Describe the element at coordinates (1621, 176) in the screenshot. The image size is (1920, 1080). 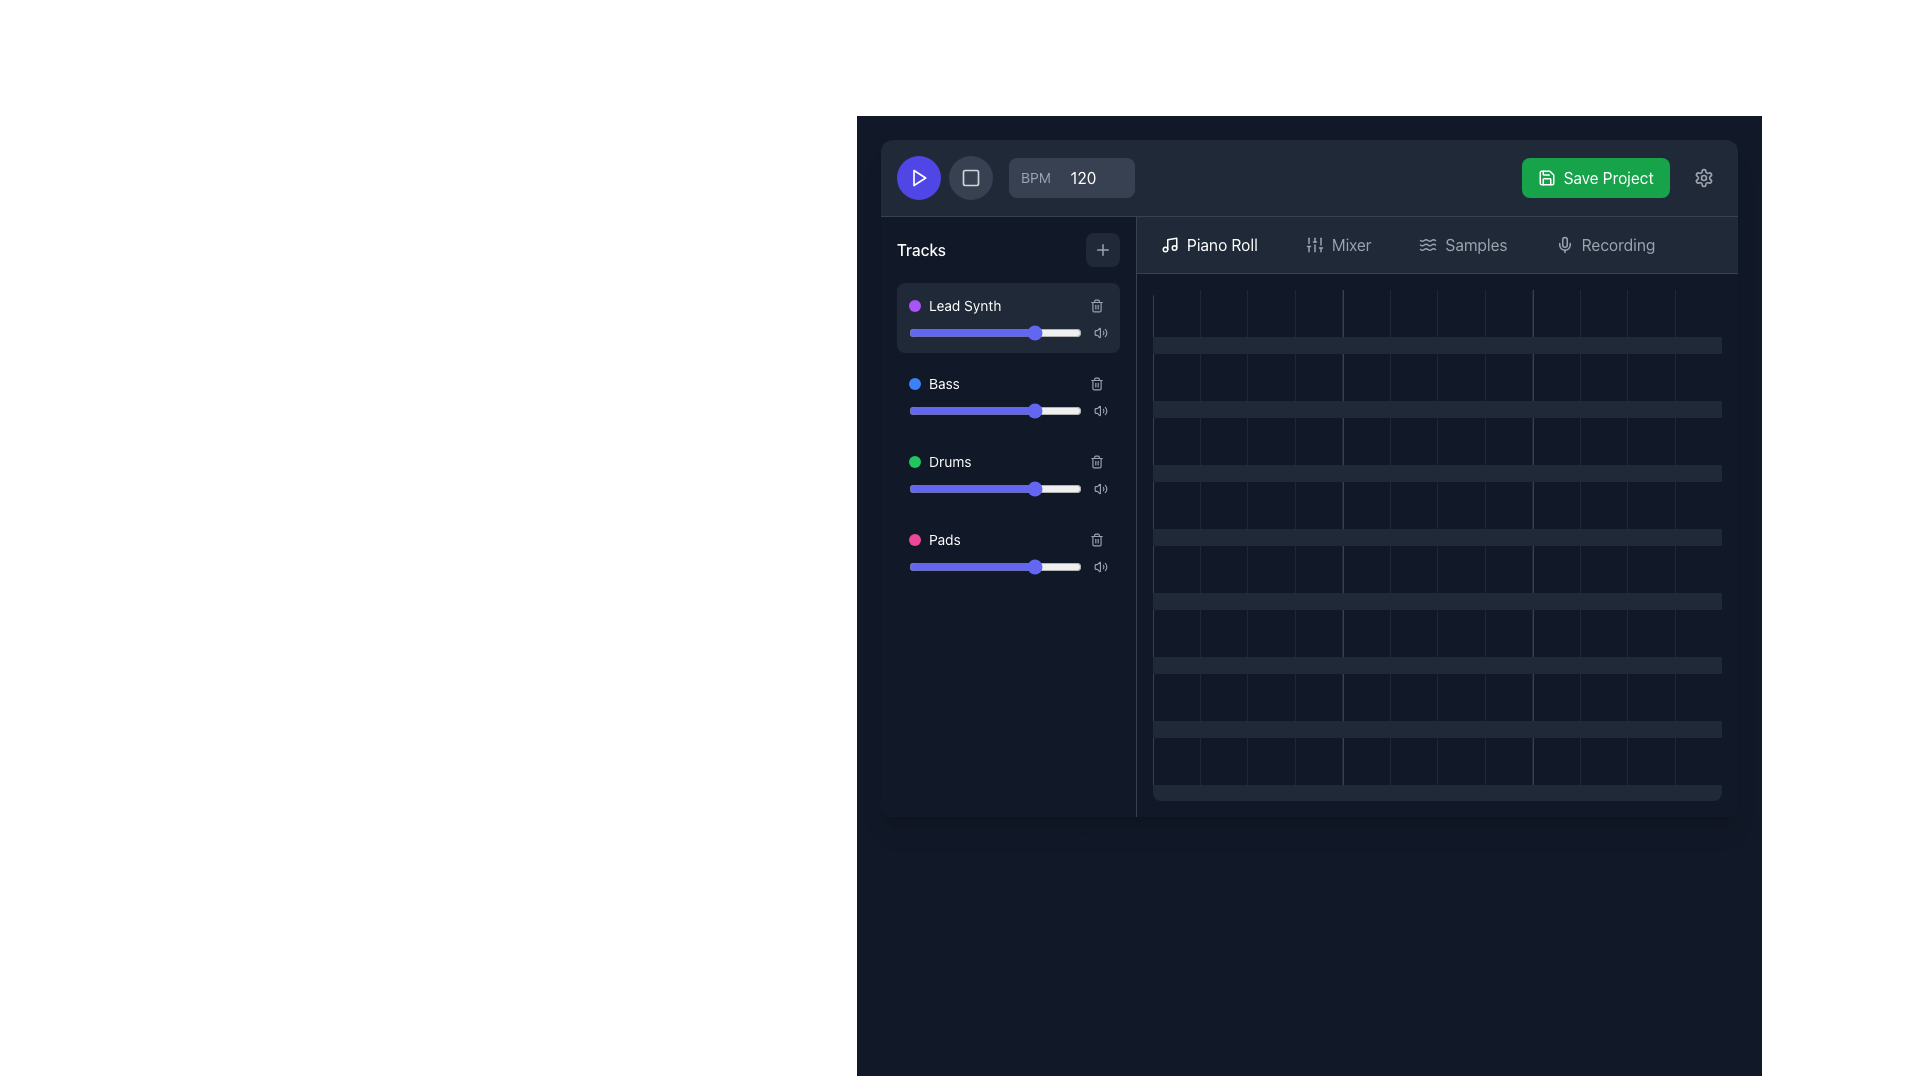
I see `the 'Save Project' button, which is a bright green rectangular button with white text and a floppy disk icon` at that location.